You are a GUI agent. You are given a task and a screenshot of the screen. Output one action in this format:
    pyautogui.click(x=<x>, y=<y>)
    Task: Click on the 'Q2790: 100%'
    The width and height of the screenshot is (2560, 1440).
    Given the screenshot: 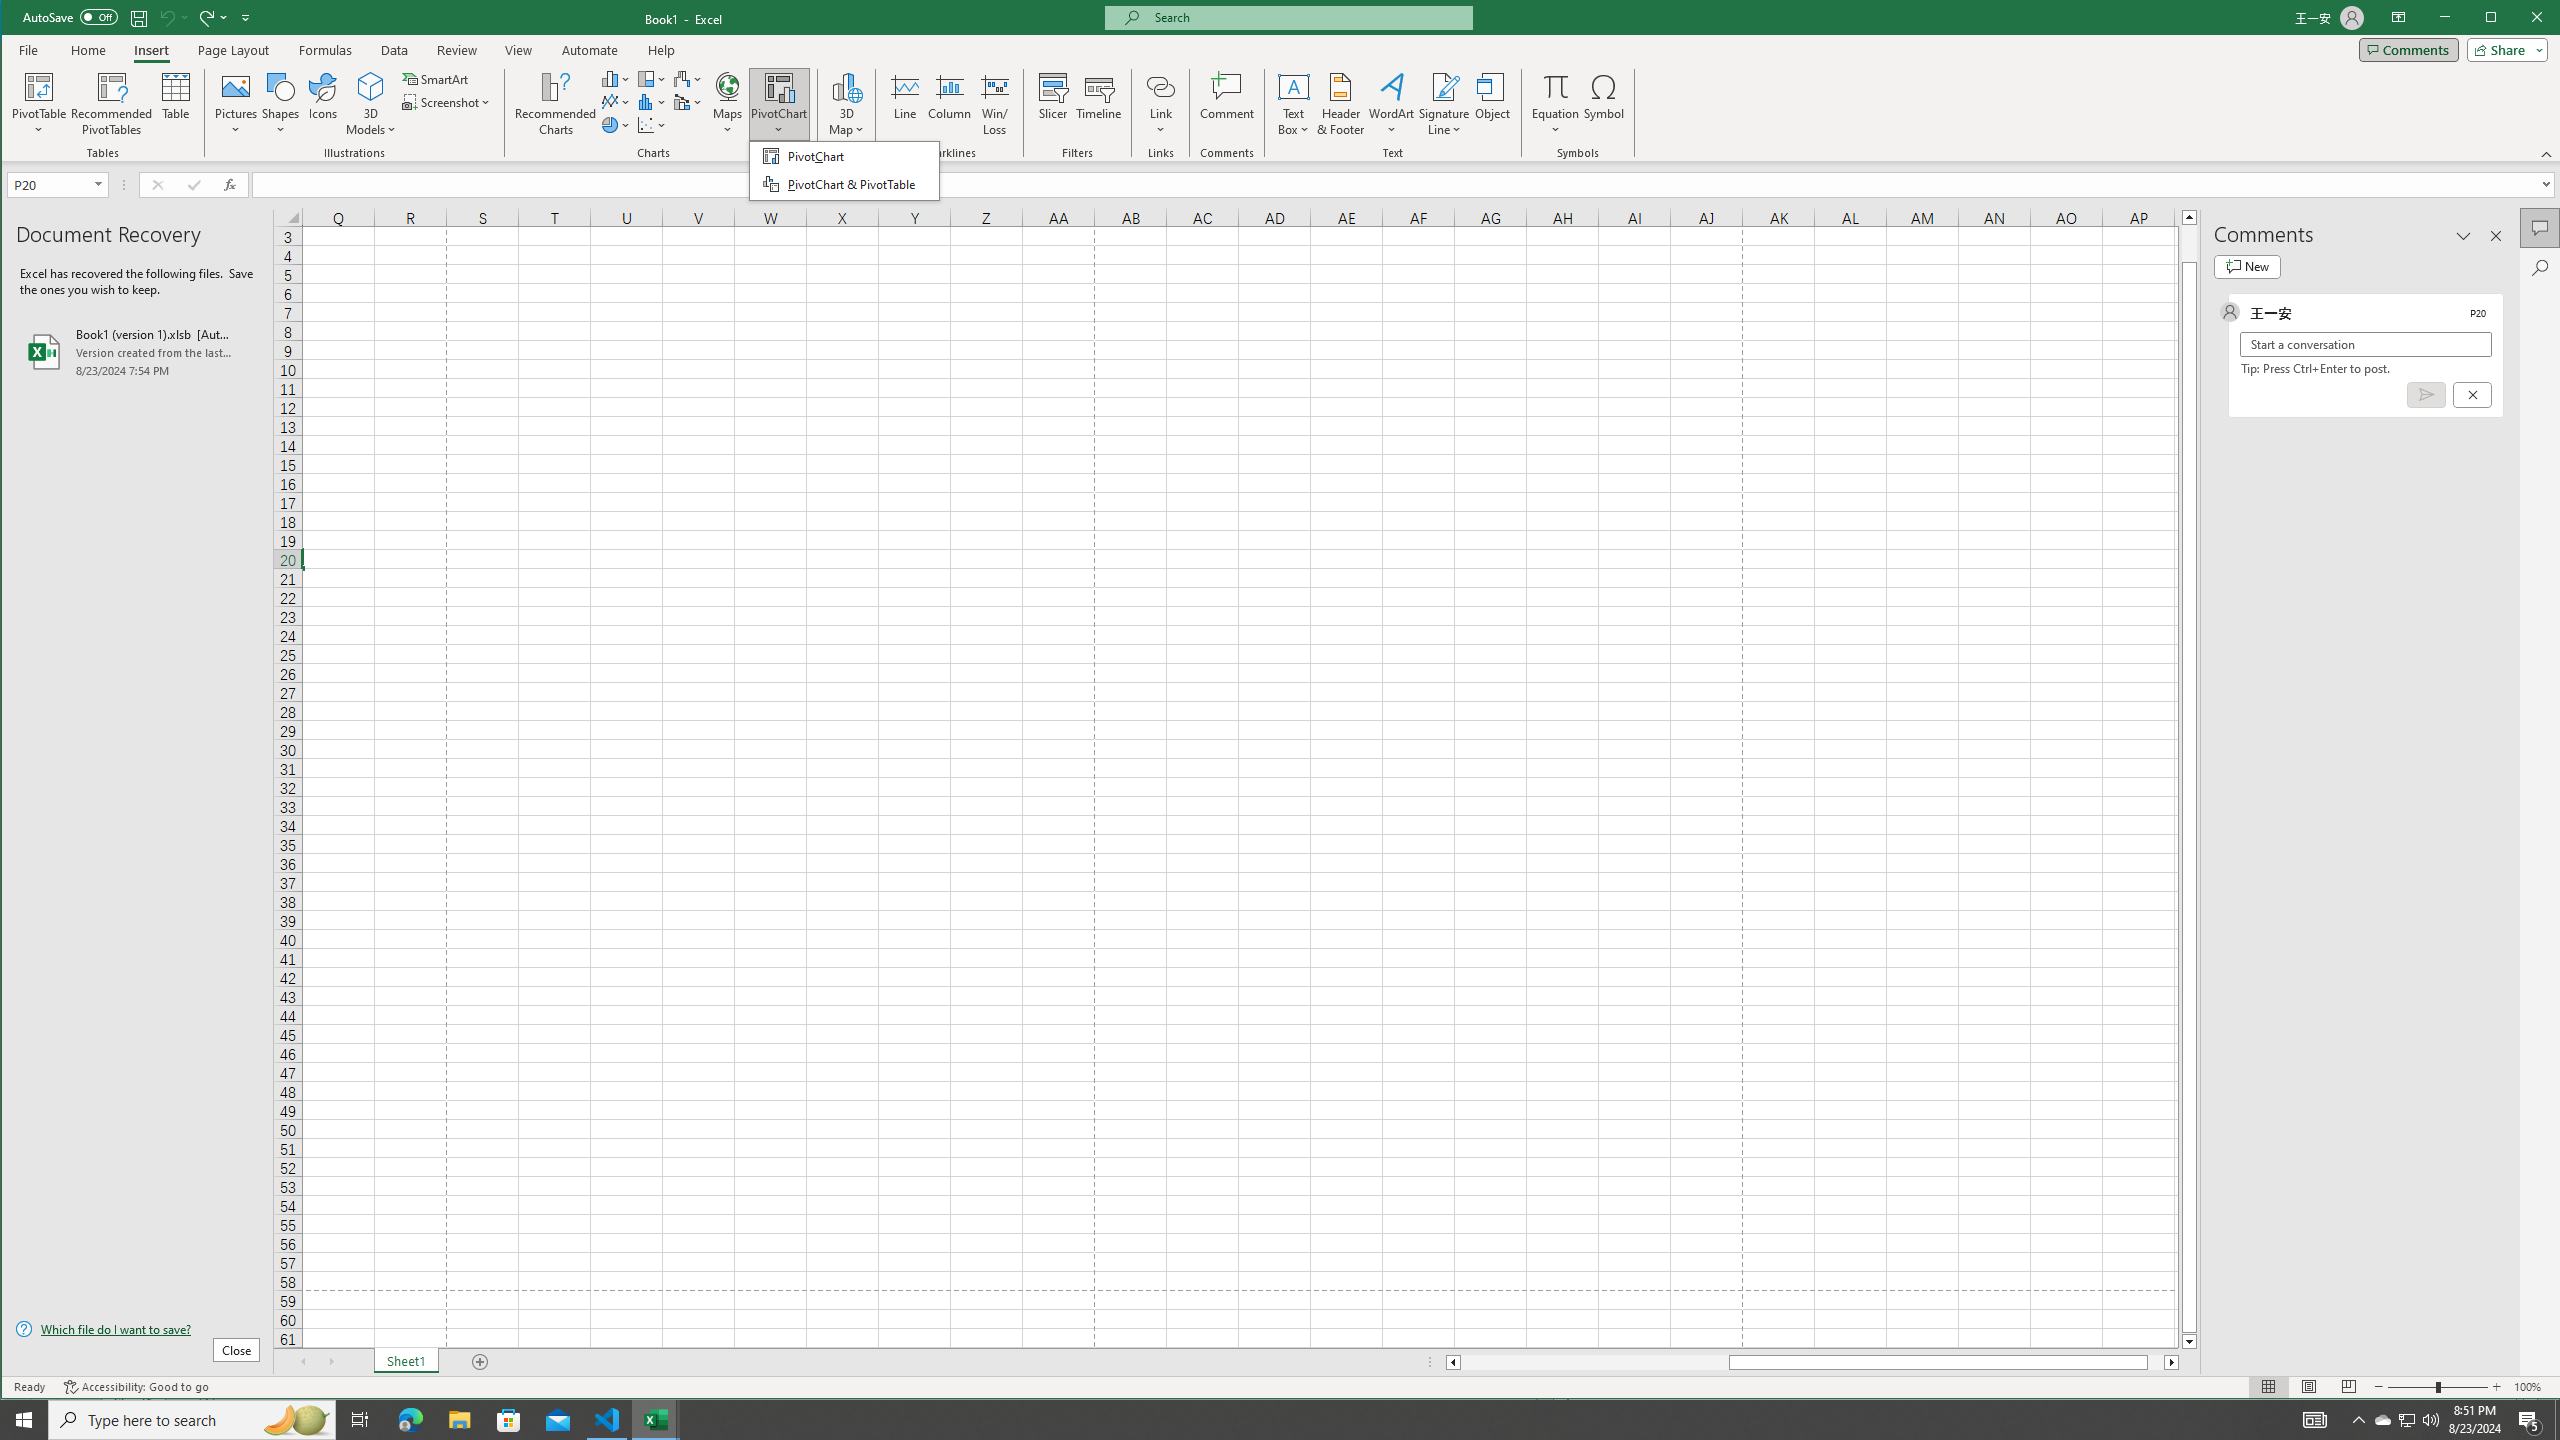 What is the action you would take?
    pyautogui.click(x=2429, y=1418)
    